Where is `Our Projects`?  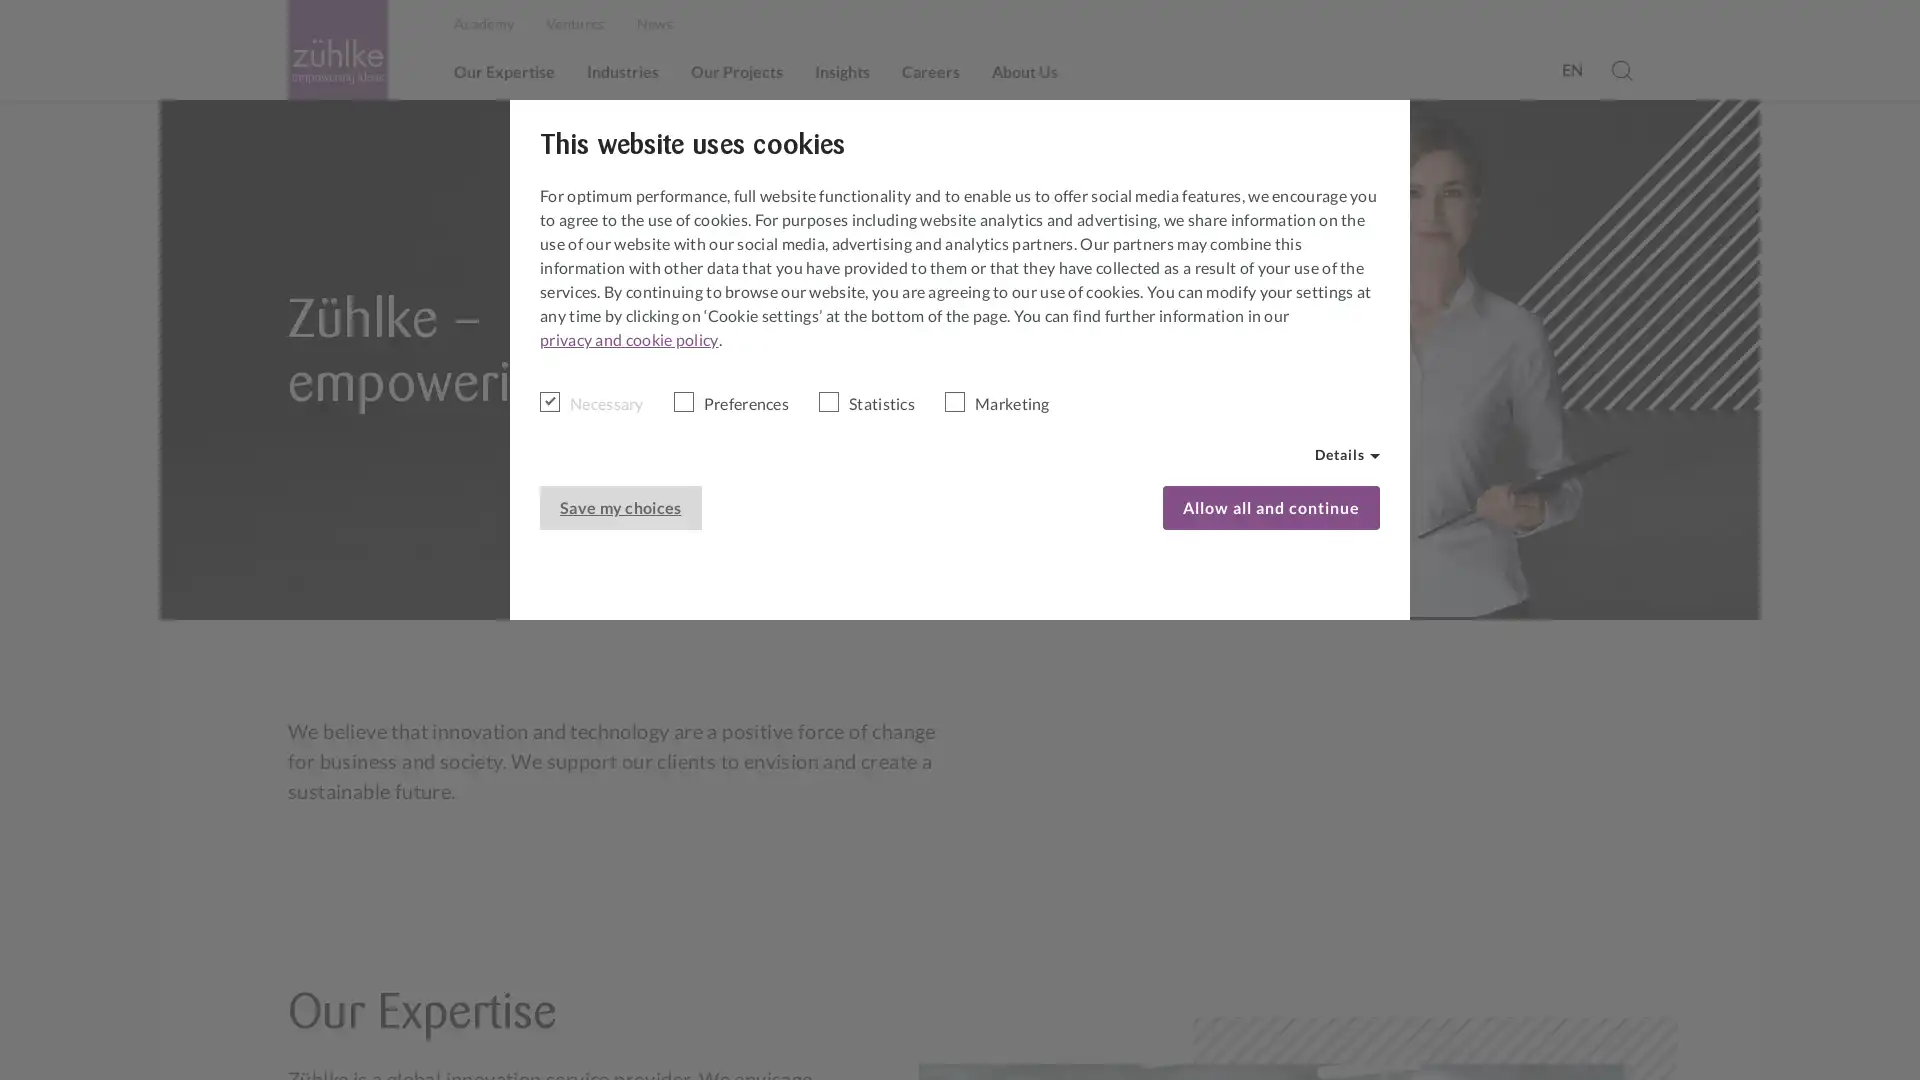
Our Projects is located at coordinates (736, 71).